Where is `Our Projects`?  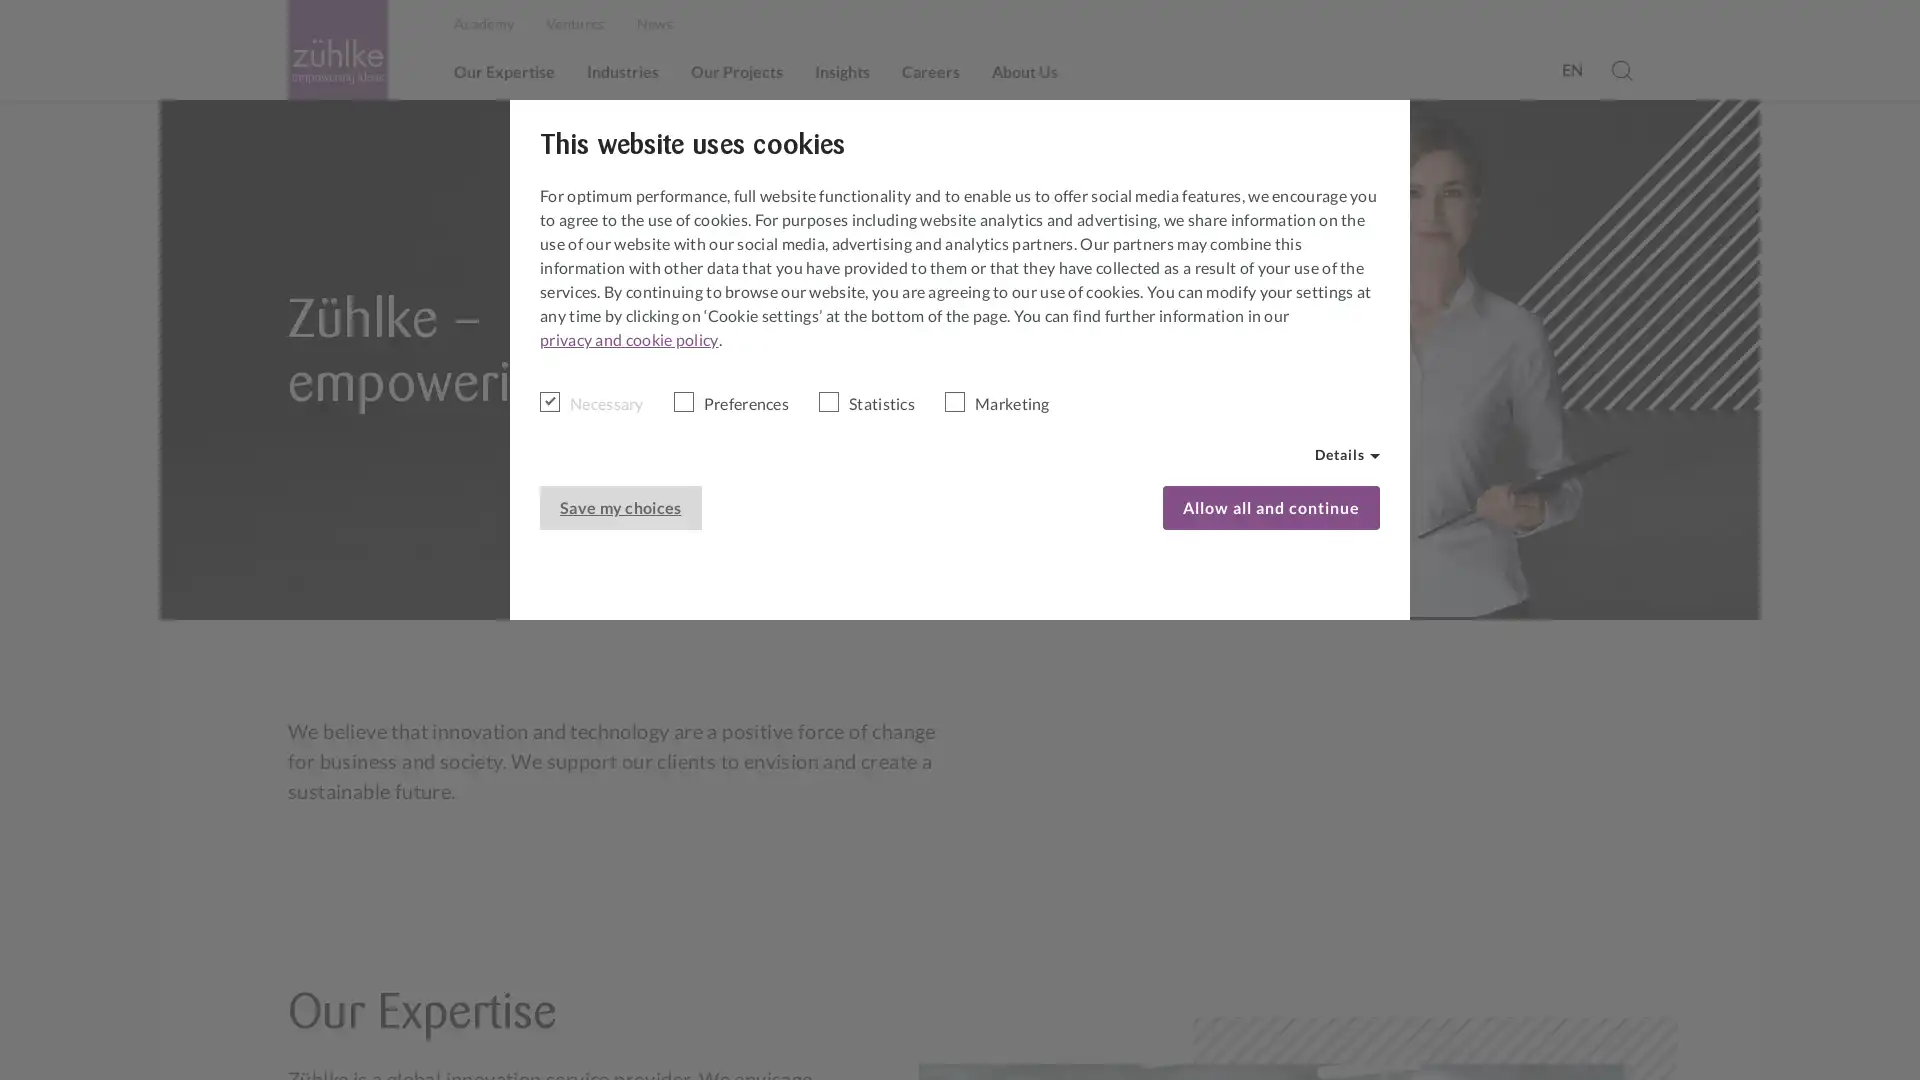
Our Projects is located at coordinates (736, 71).